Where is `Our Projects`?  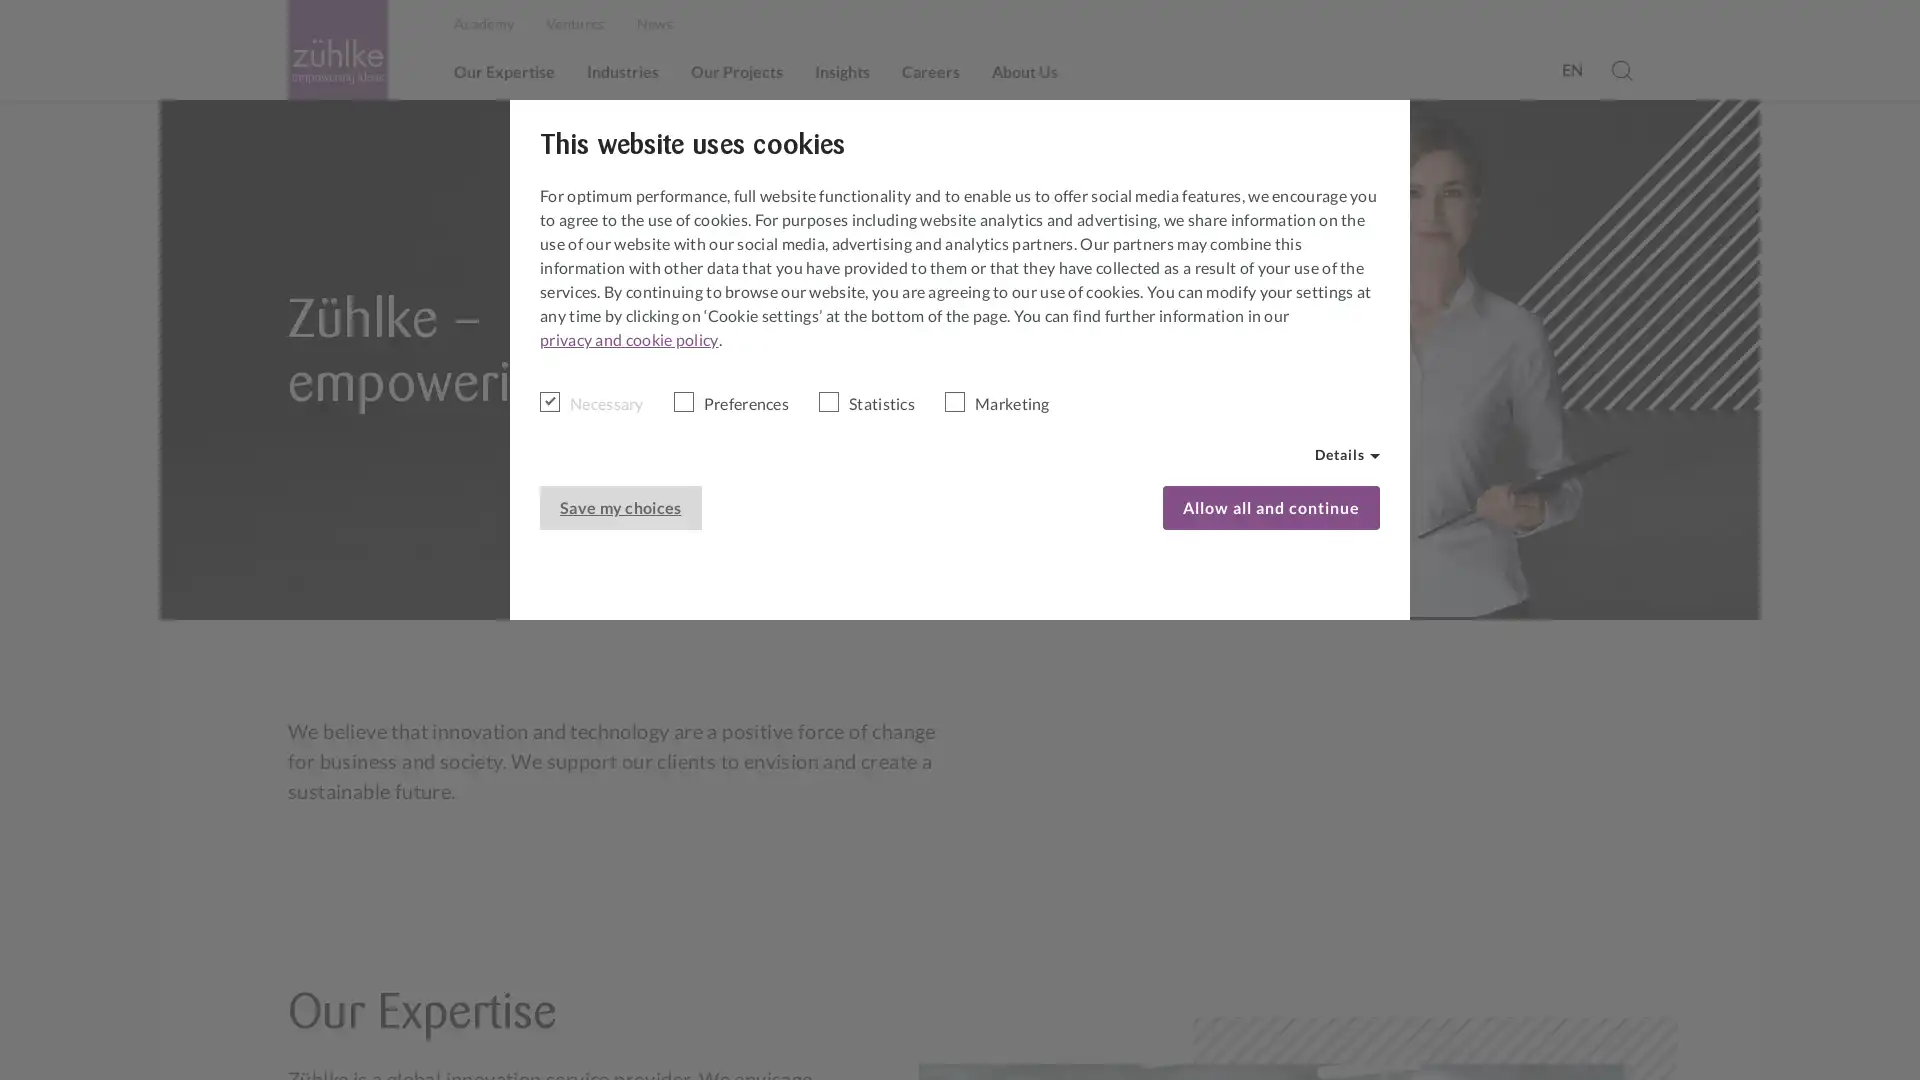
Our Projects is located at coordinates (736, 71).